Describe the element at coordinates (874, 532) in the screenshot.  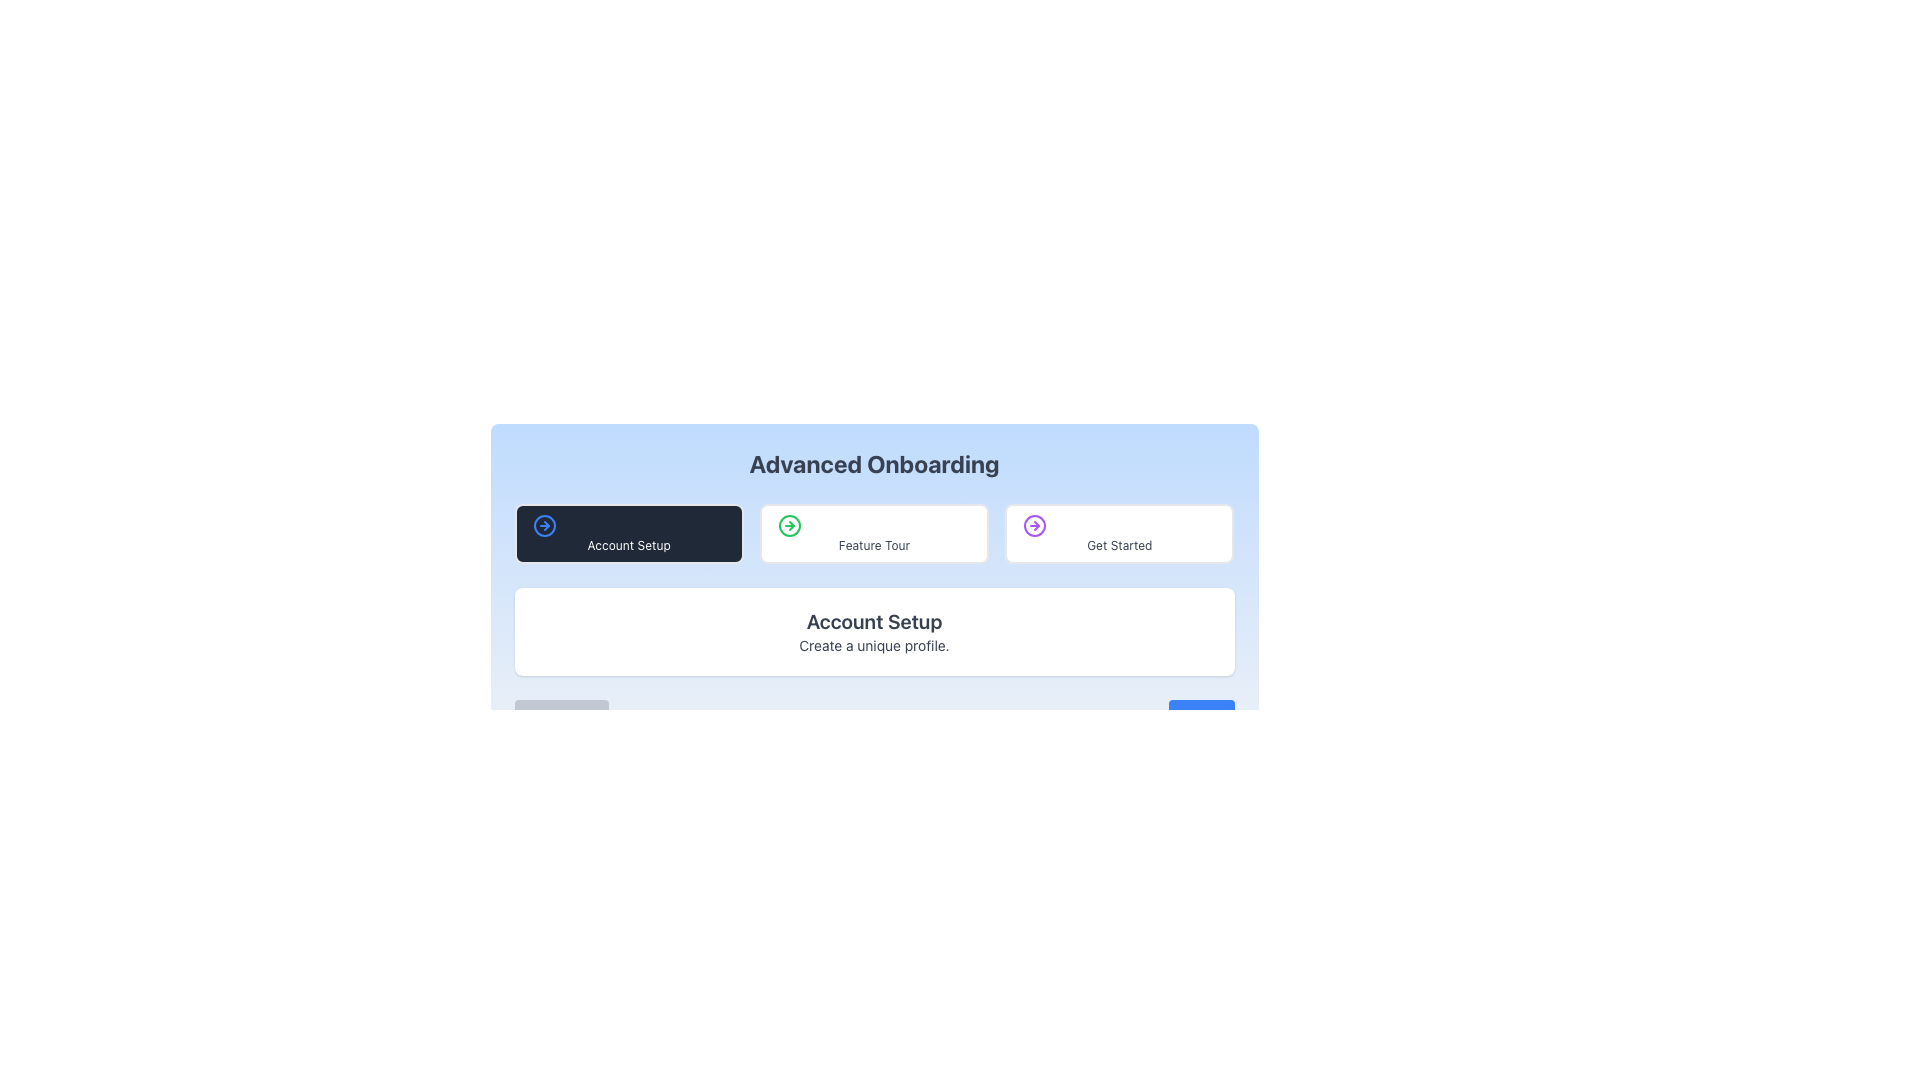
I see `the button labeled 'Feature Tour', which has a green arrow icon and is centrally placed among three buttons` at that location.